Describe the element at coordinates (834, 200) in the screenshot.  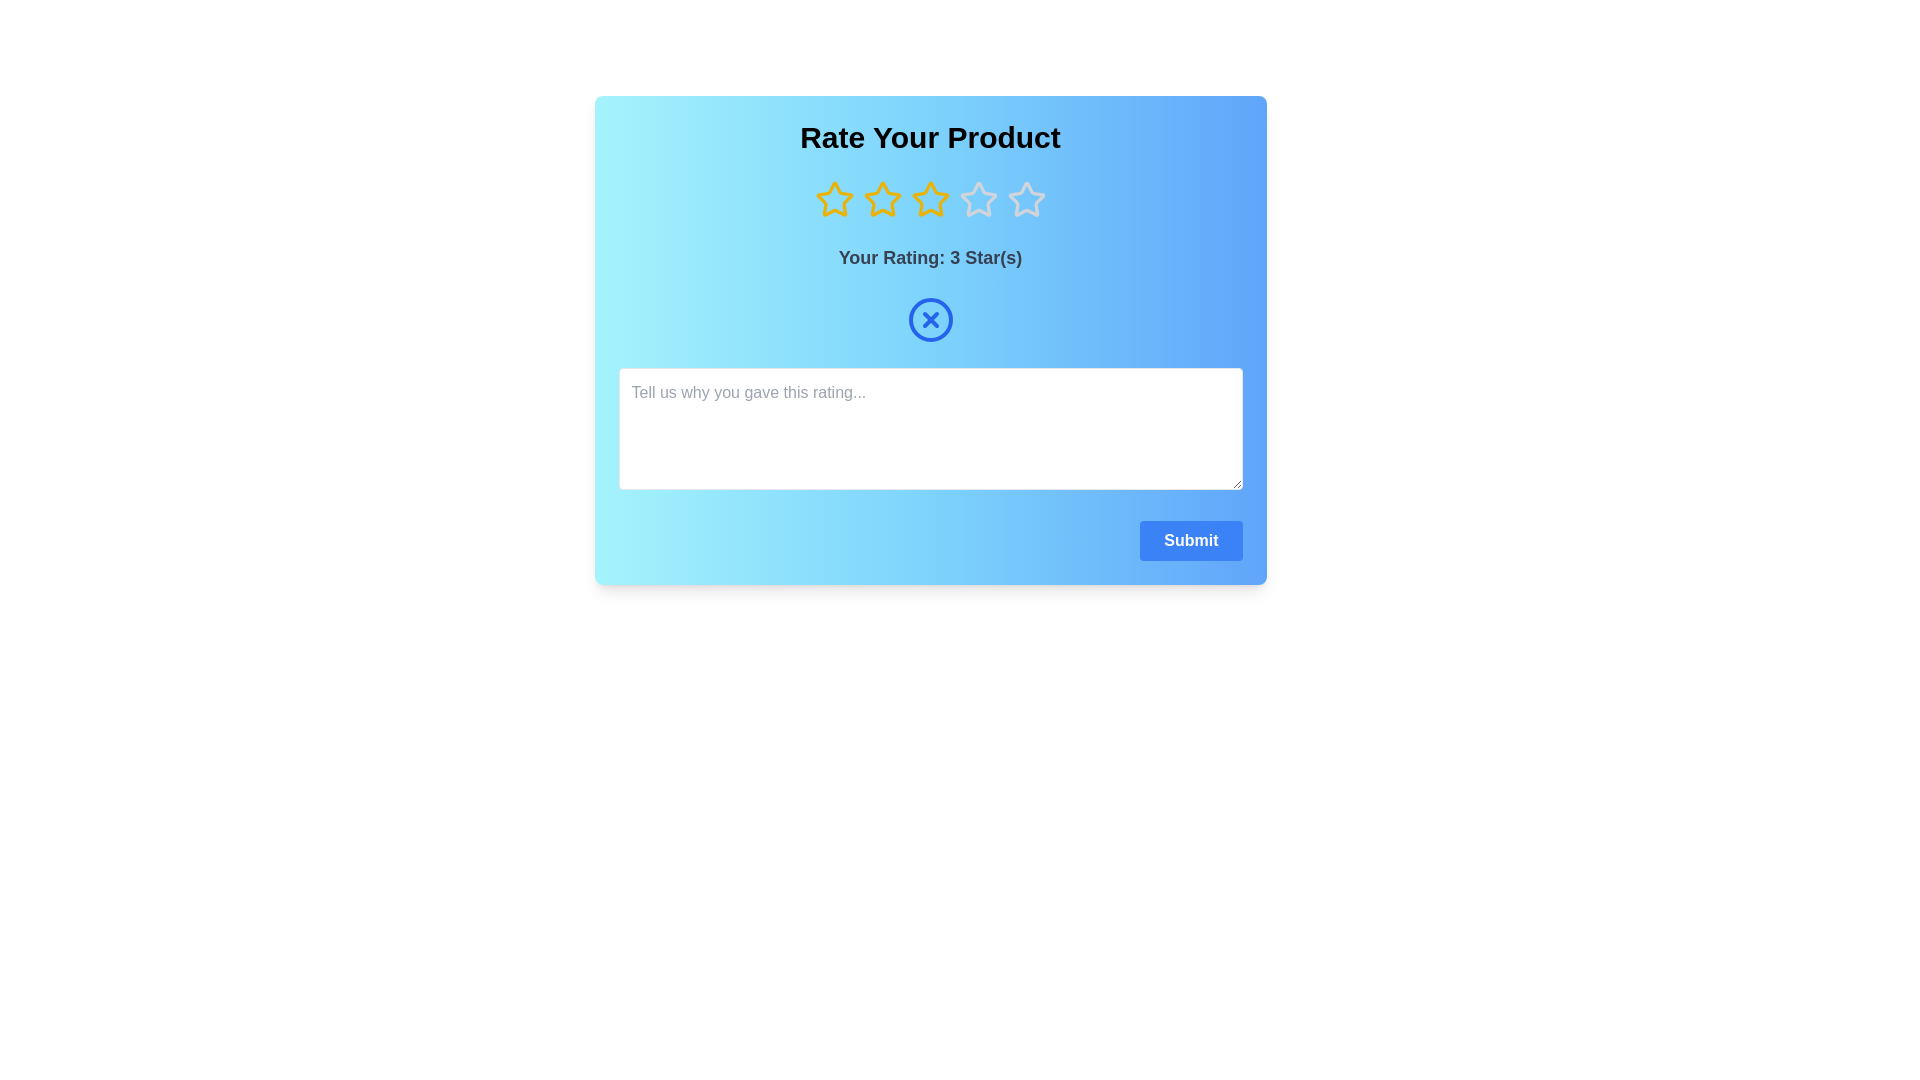
I see `the star corresponding to 1 stars to preview the rating` at that location.